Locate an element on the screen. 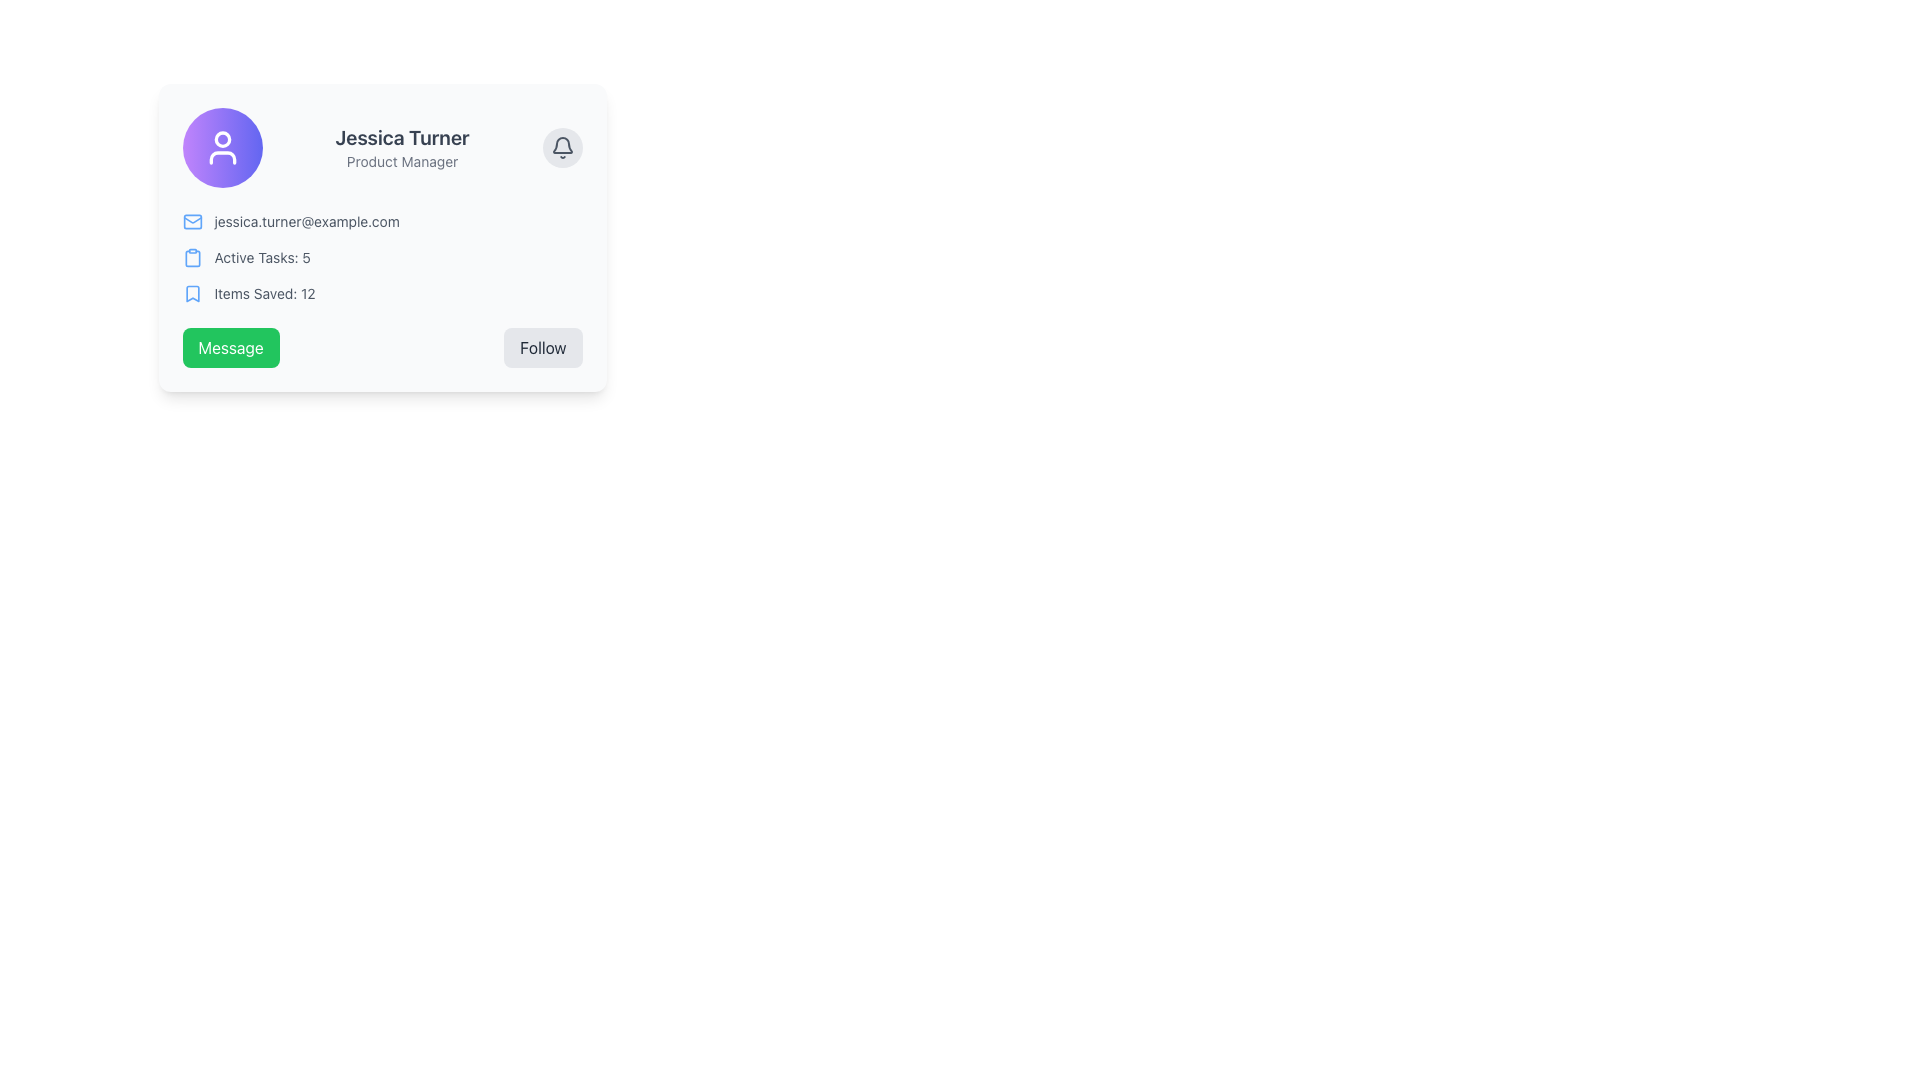 This screenshot has height=1080, width=1920. the circular graphic that represents the avatar icon located in the top-left section of the profile card is located at coordinates (222, 138).